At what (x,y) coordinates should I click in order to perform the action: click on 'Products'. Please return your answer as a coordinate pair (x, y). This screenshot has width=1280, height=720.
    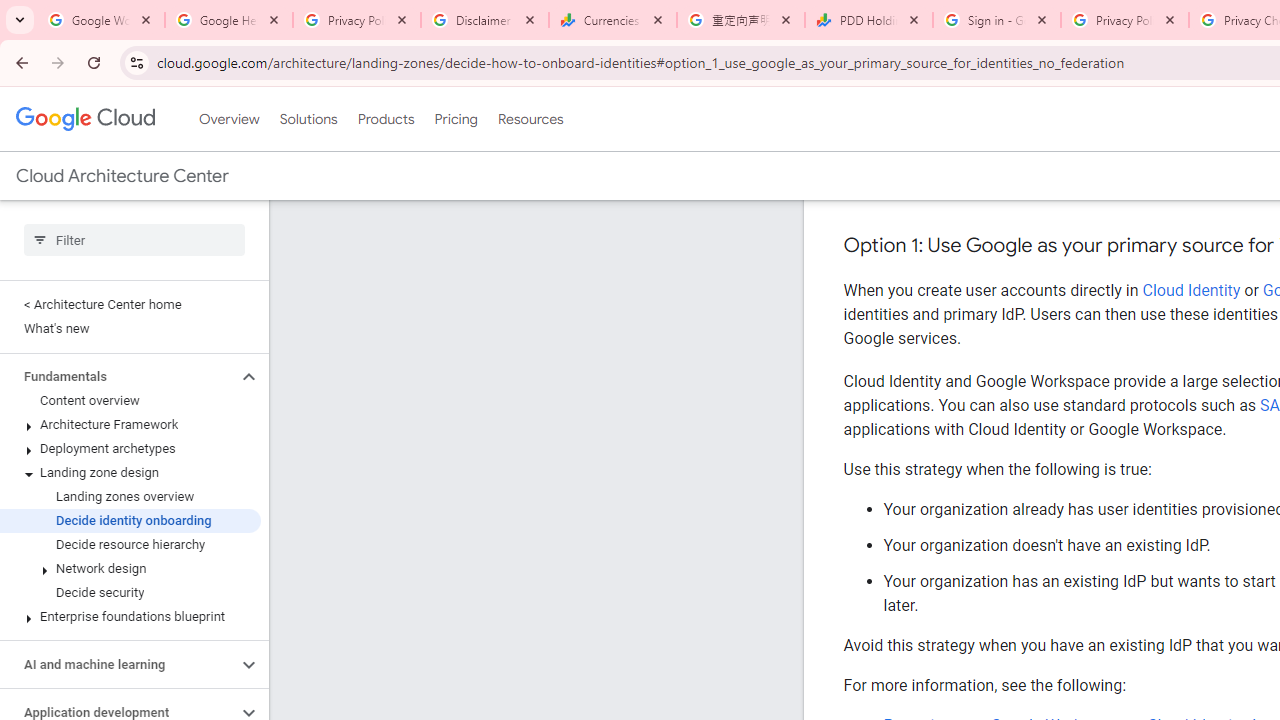
    Looking at the image, I should click on (385, 119).